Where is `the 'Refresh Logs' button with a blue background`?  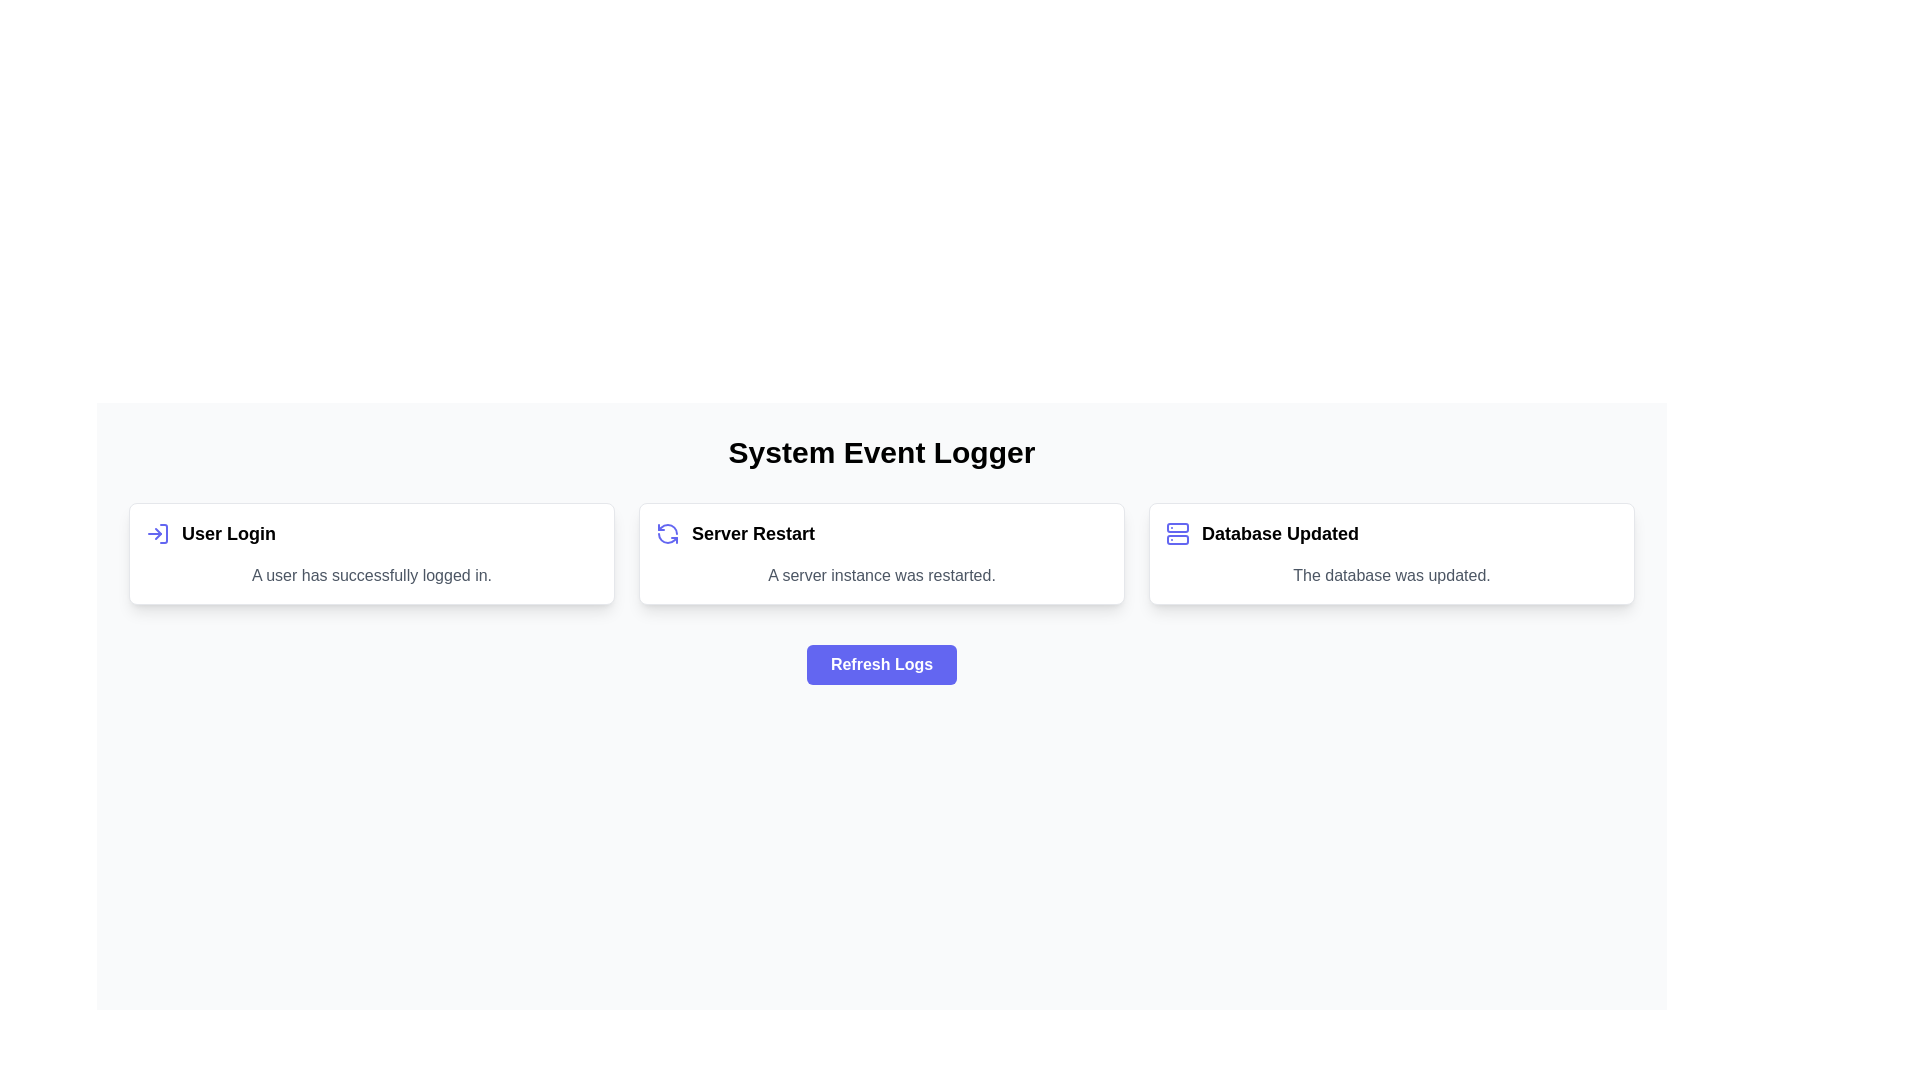
the 'Refresh Logs' button with a blue background is located at coordinates (881, 664).